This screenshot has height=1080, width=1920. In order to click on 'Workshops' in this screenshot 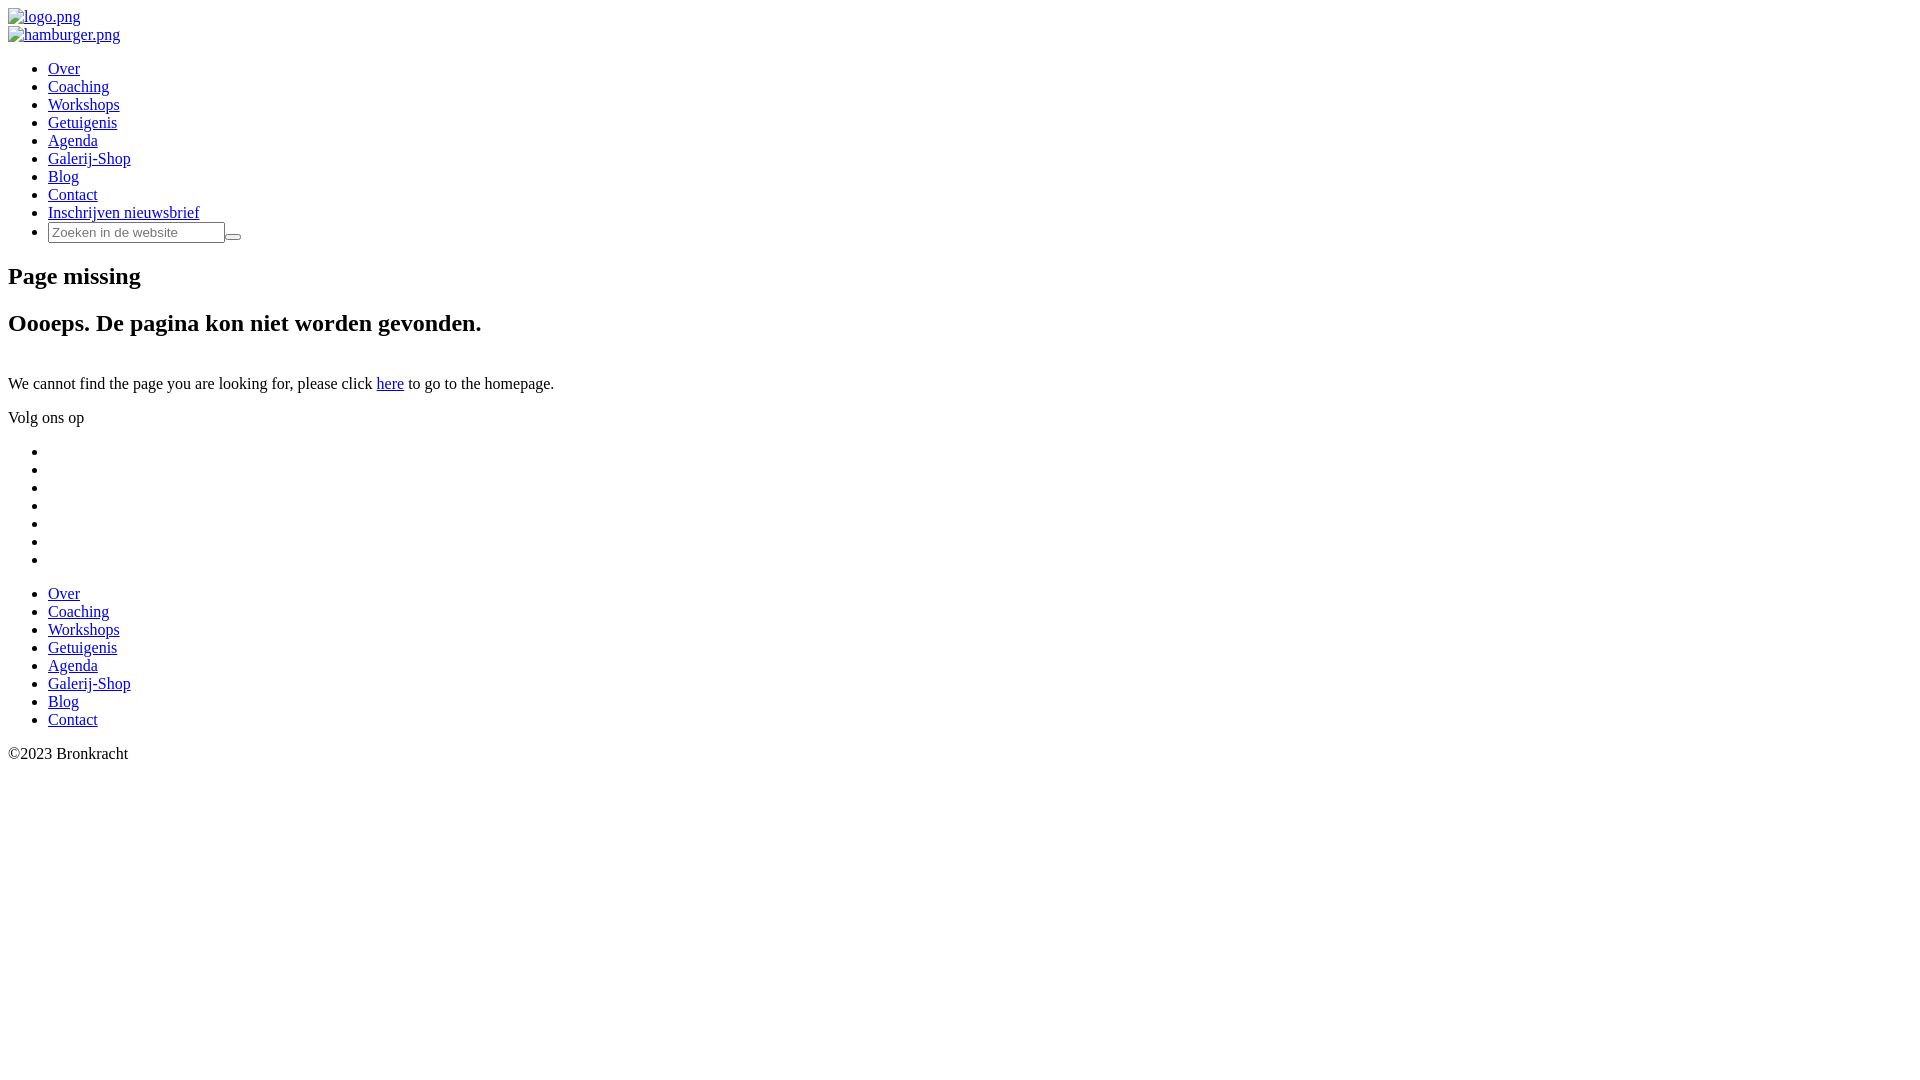, I will do `click(82, 104)`.